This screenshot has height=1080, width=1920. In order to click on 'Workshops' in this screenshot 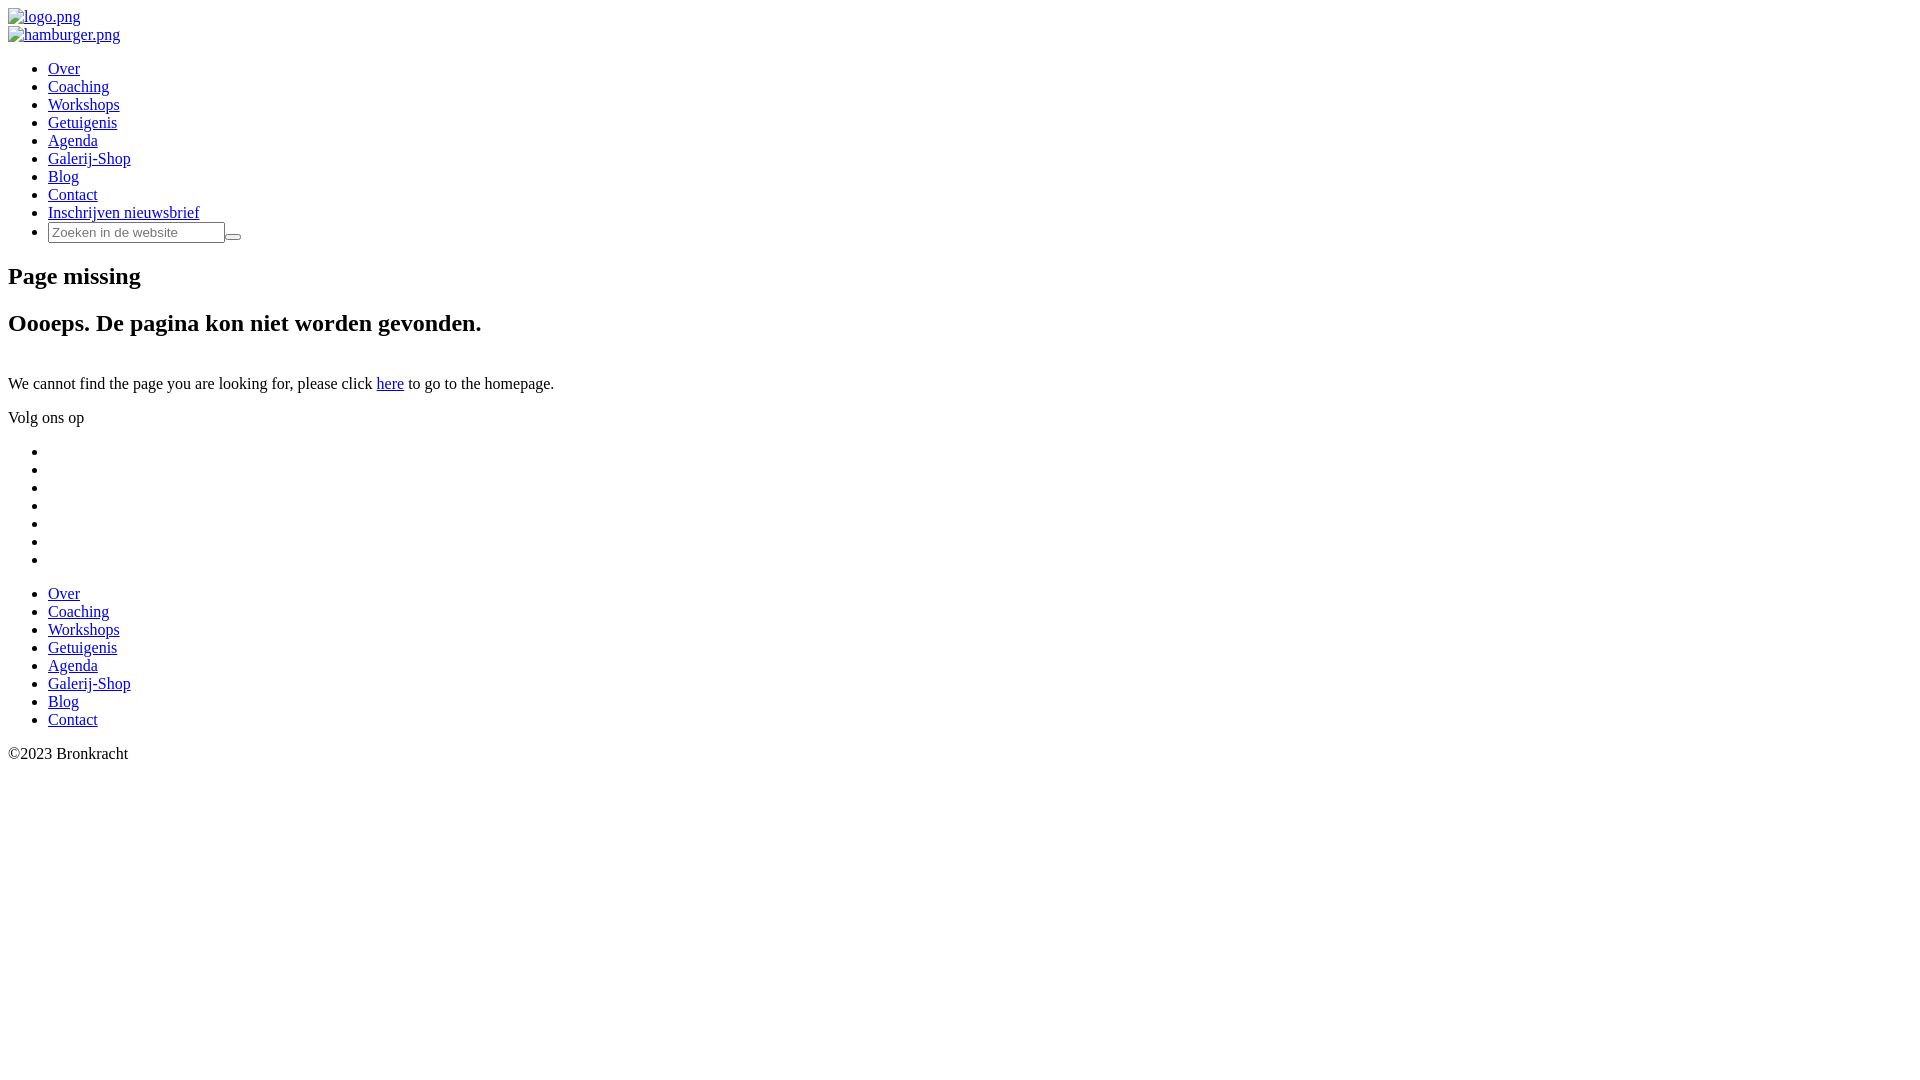, I will do `click(82, 104)`.